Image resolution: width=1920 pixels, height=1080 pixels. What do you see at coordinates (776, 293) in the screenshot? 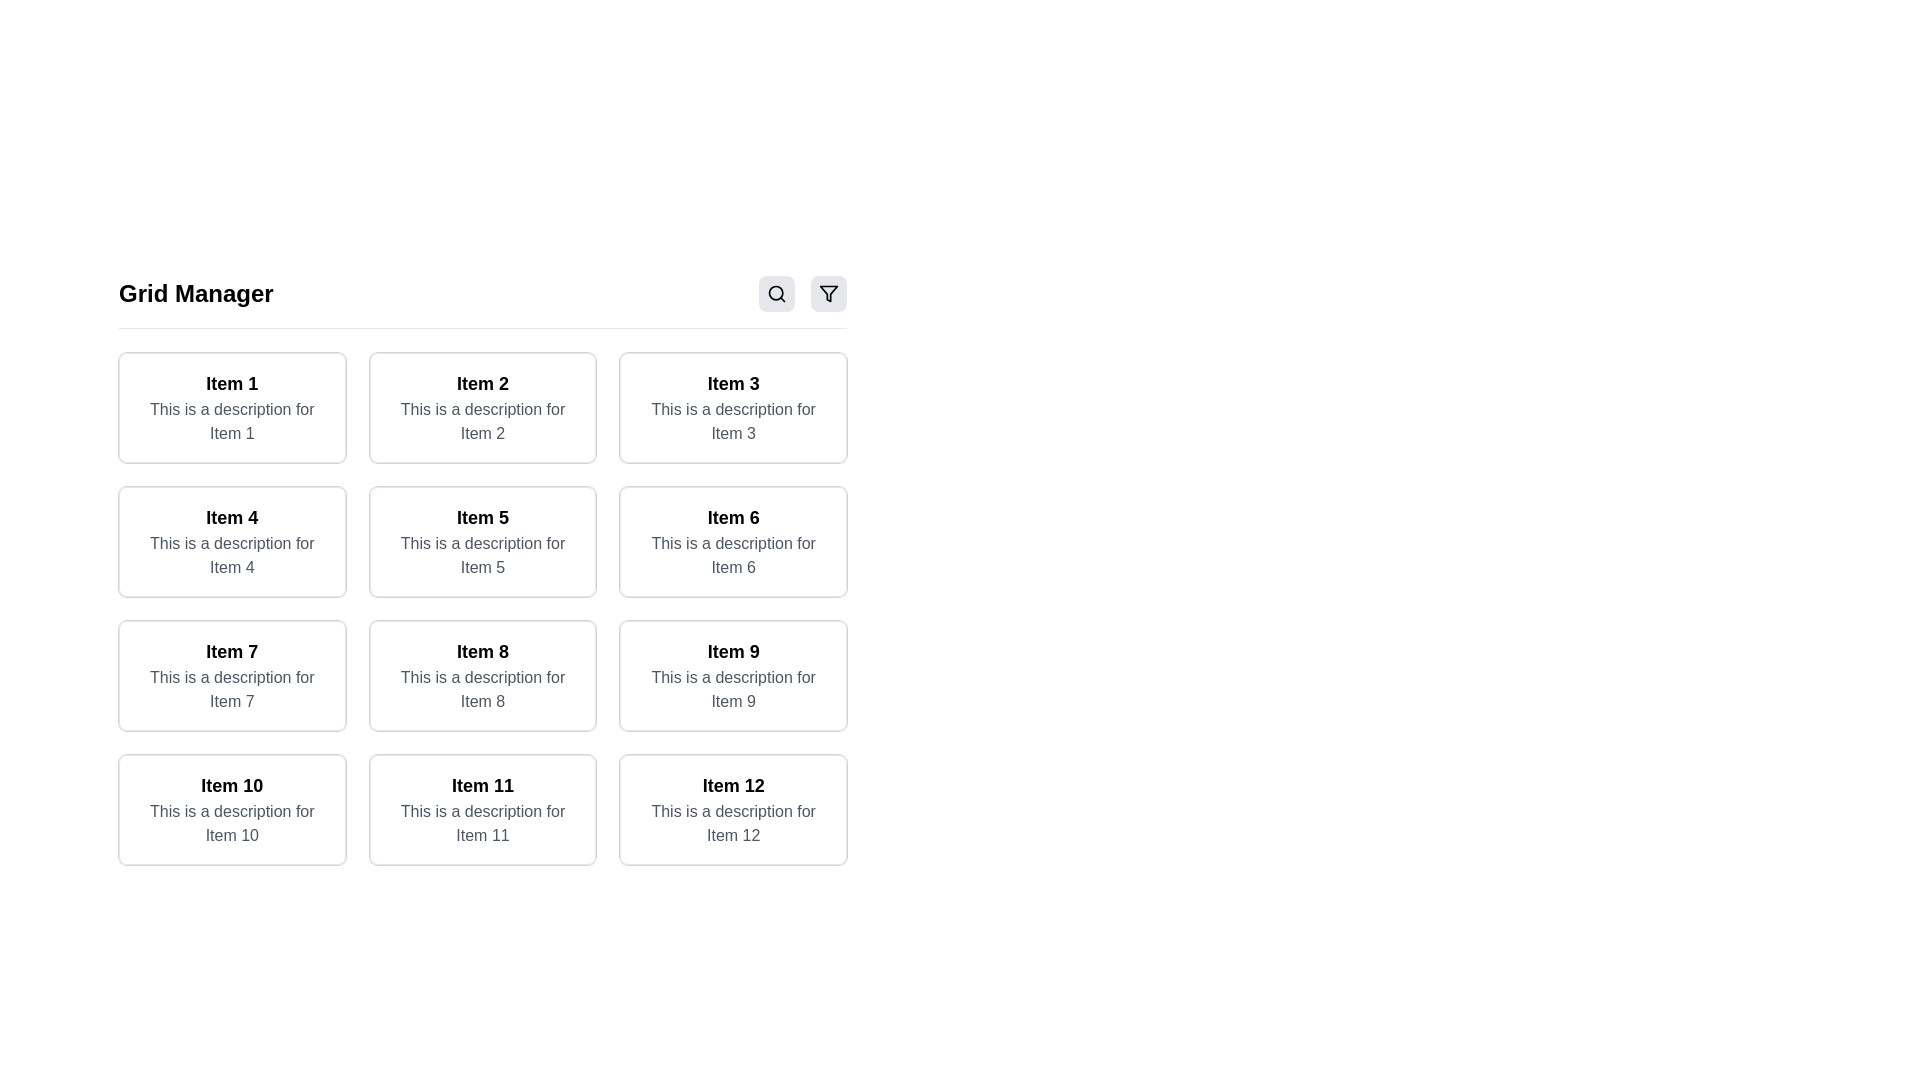
I see `the first rounded rectangular button with a search icon in the top-right corner of the display` at bounding box center [776, 293].